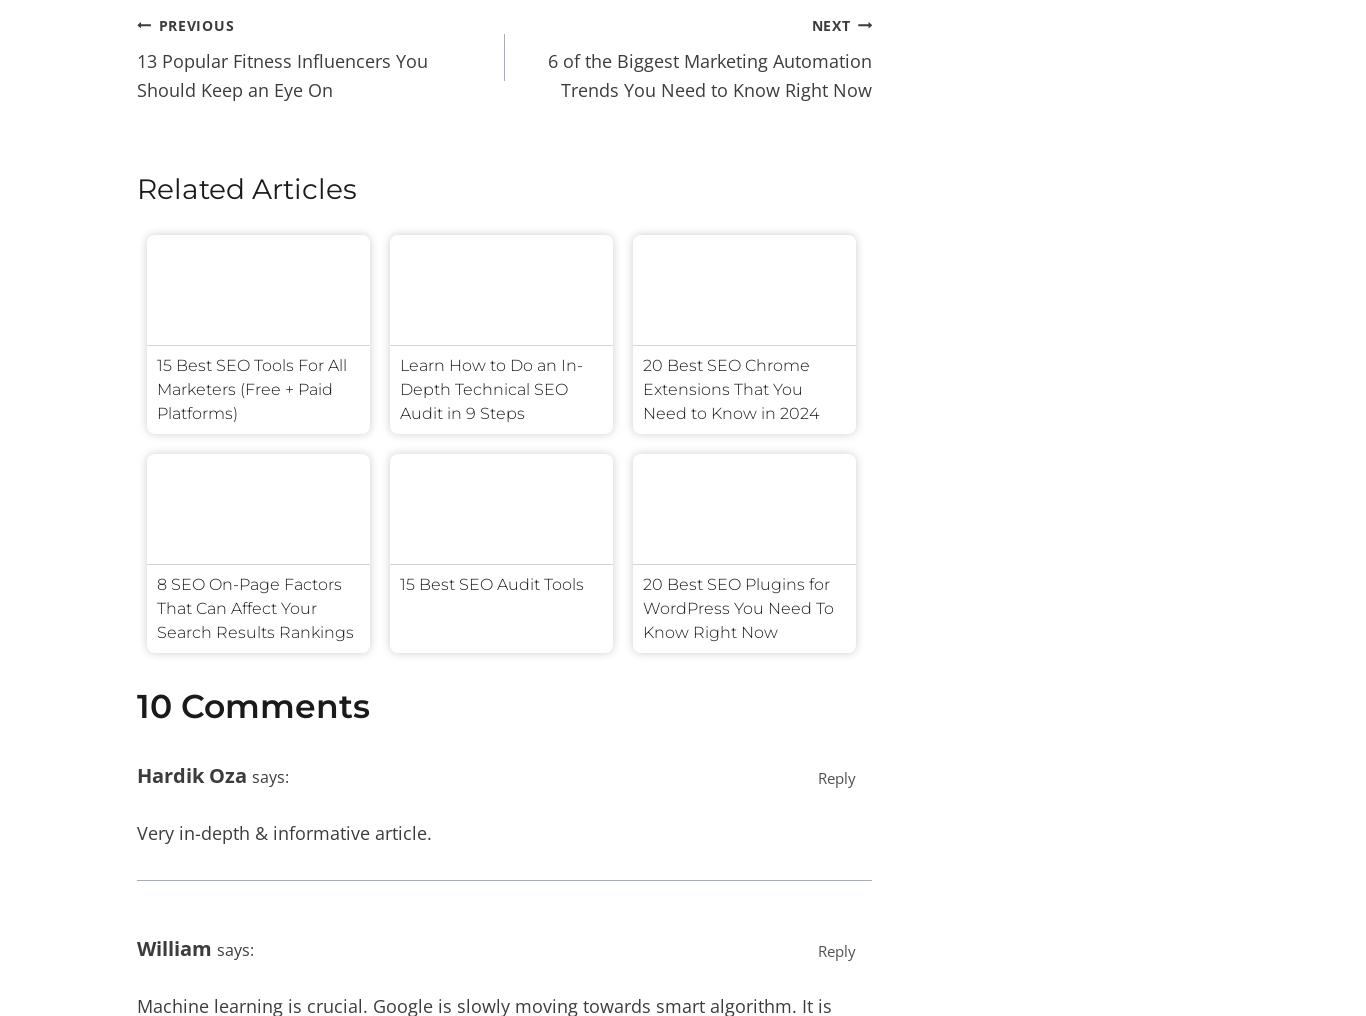 The width and height of the screenshot is (1366, 1016). Describe the element at coordinates (246, 187) in the screenshot. I see `'Related Articles'` at that location.